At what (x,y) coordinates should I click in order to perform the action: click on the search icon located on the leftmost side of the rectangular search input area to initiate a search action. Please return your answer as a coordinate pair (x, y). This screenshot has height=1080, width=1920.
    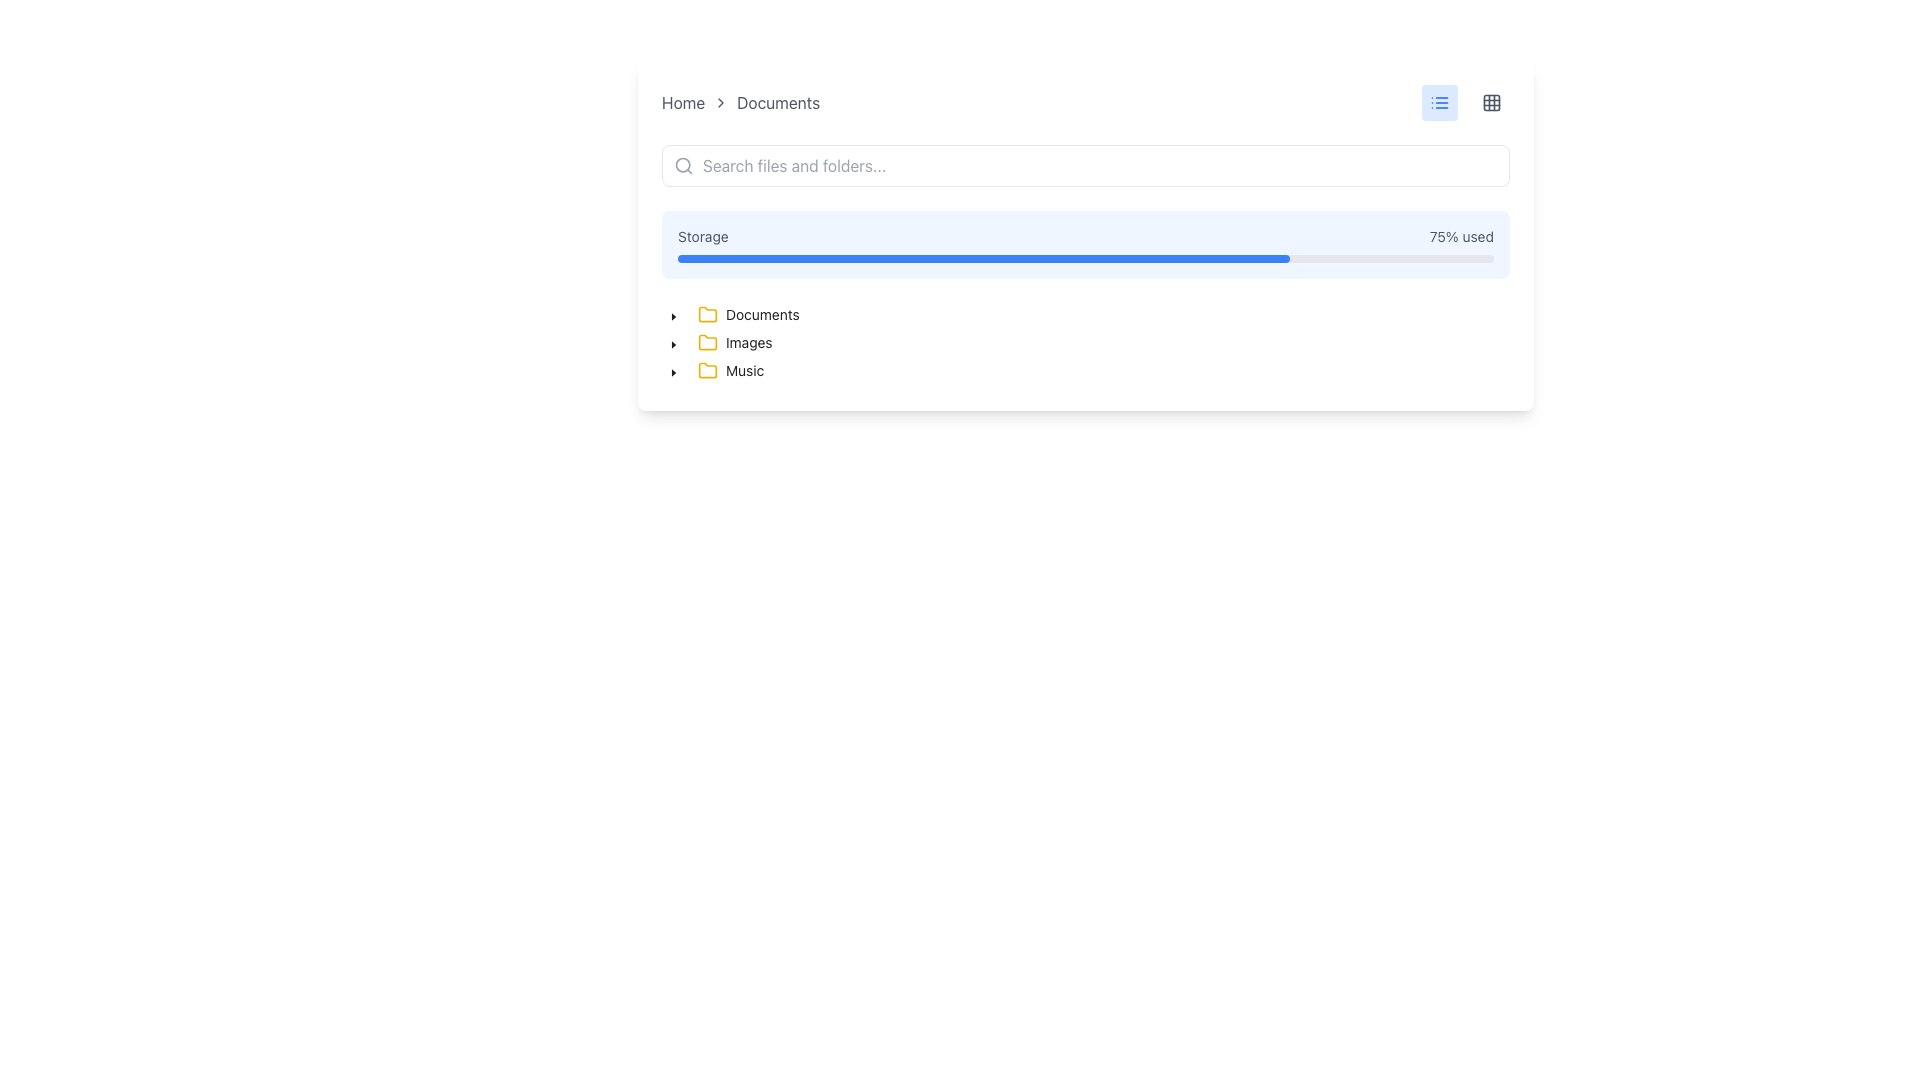
    Looking at the image, I should click on (684, 164).